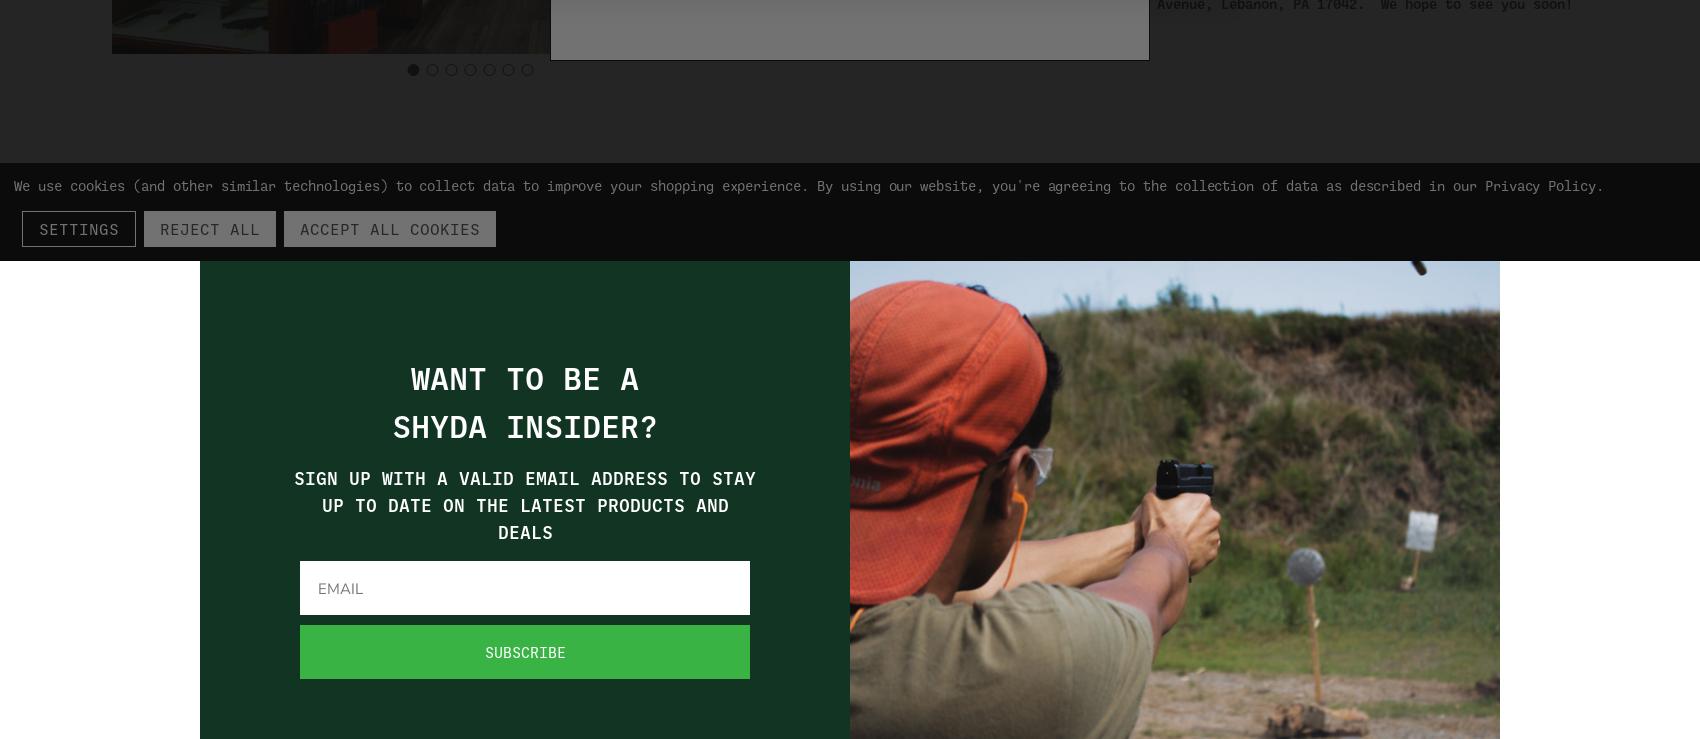 Image resolution: width=1700 pixels, height=739 pixels. Describe the element at coordinates (524, 651) in the screenshot. I see `'Subscribe'` at that location.